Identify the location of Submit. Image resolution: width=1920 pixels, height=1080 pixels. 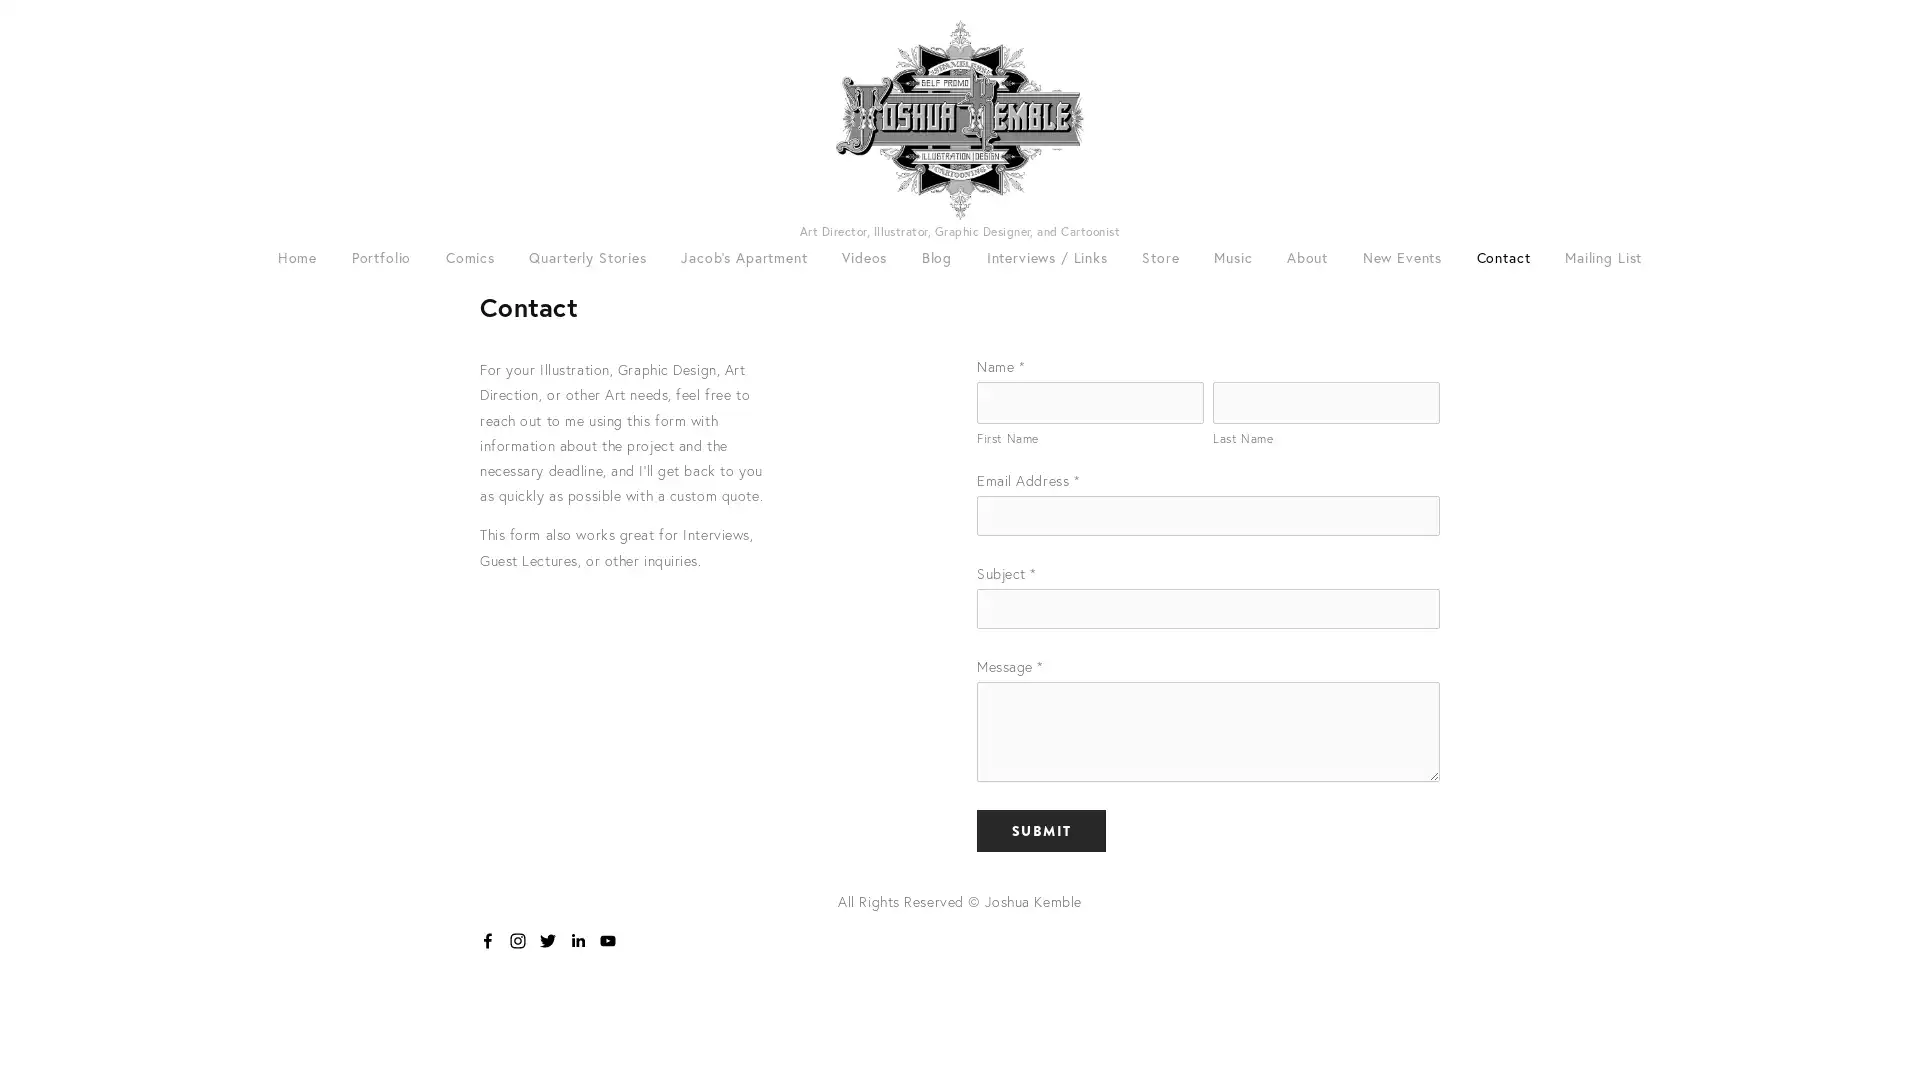
(1040, 830).